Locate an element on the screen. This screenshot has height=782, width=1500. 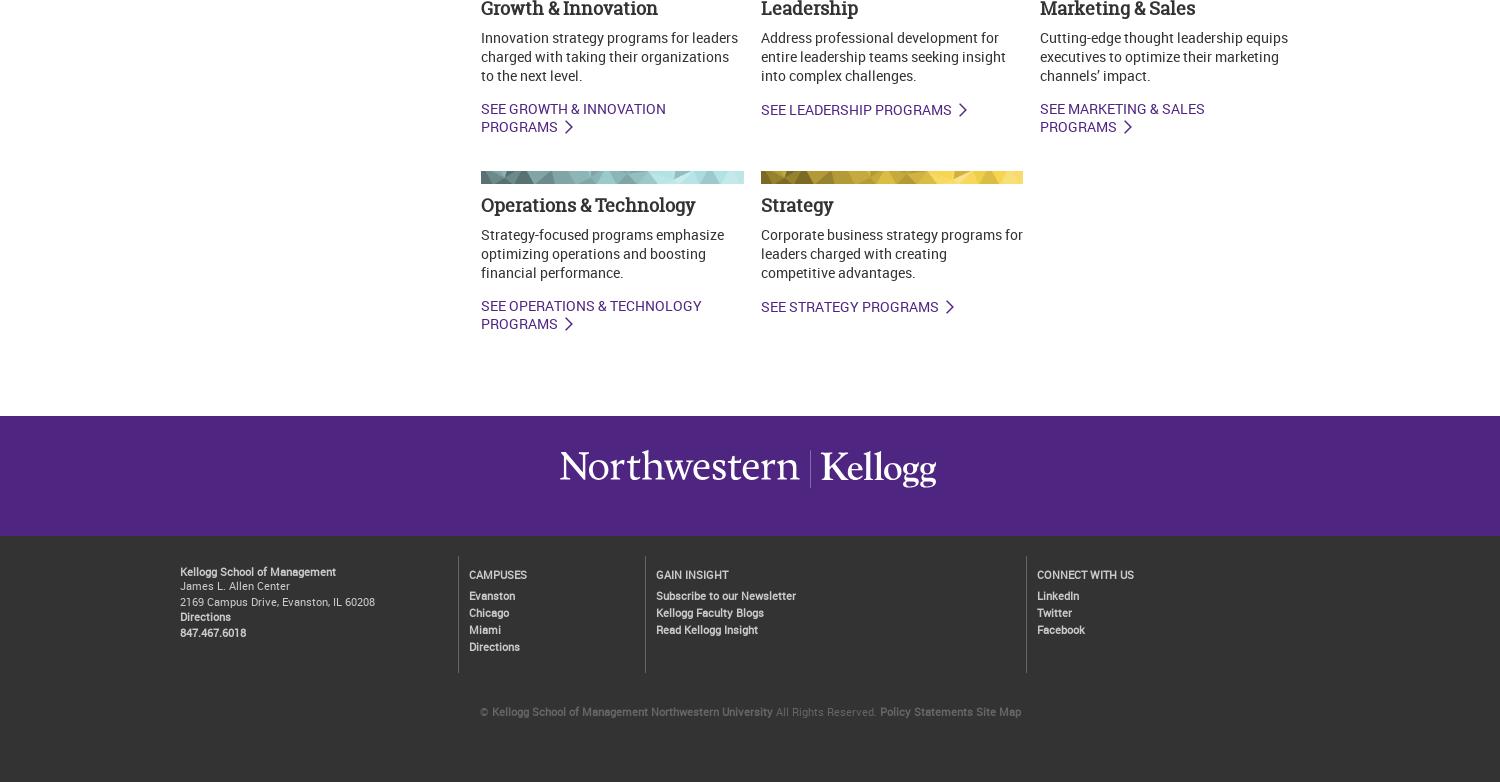
'Strategy-focused programs emphasize optimizing operations and boosting financial performance.' is located at coordinates (600, 251).